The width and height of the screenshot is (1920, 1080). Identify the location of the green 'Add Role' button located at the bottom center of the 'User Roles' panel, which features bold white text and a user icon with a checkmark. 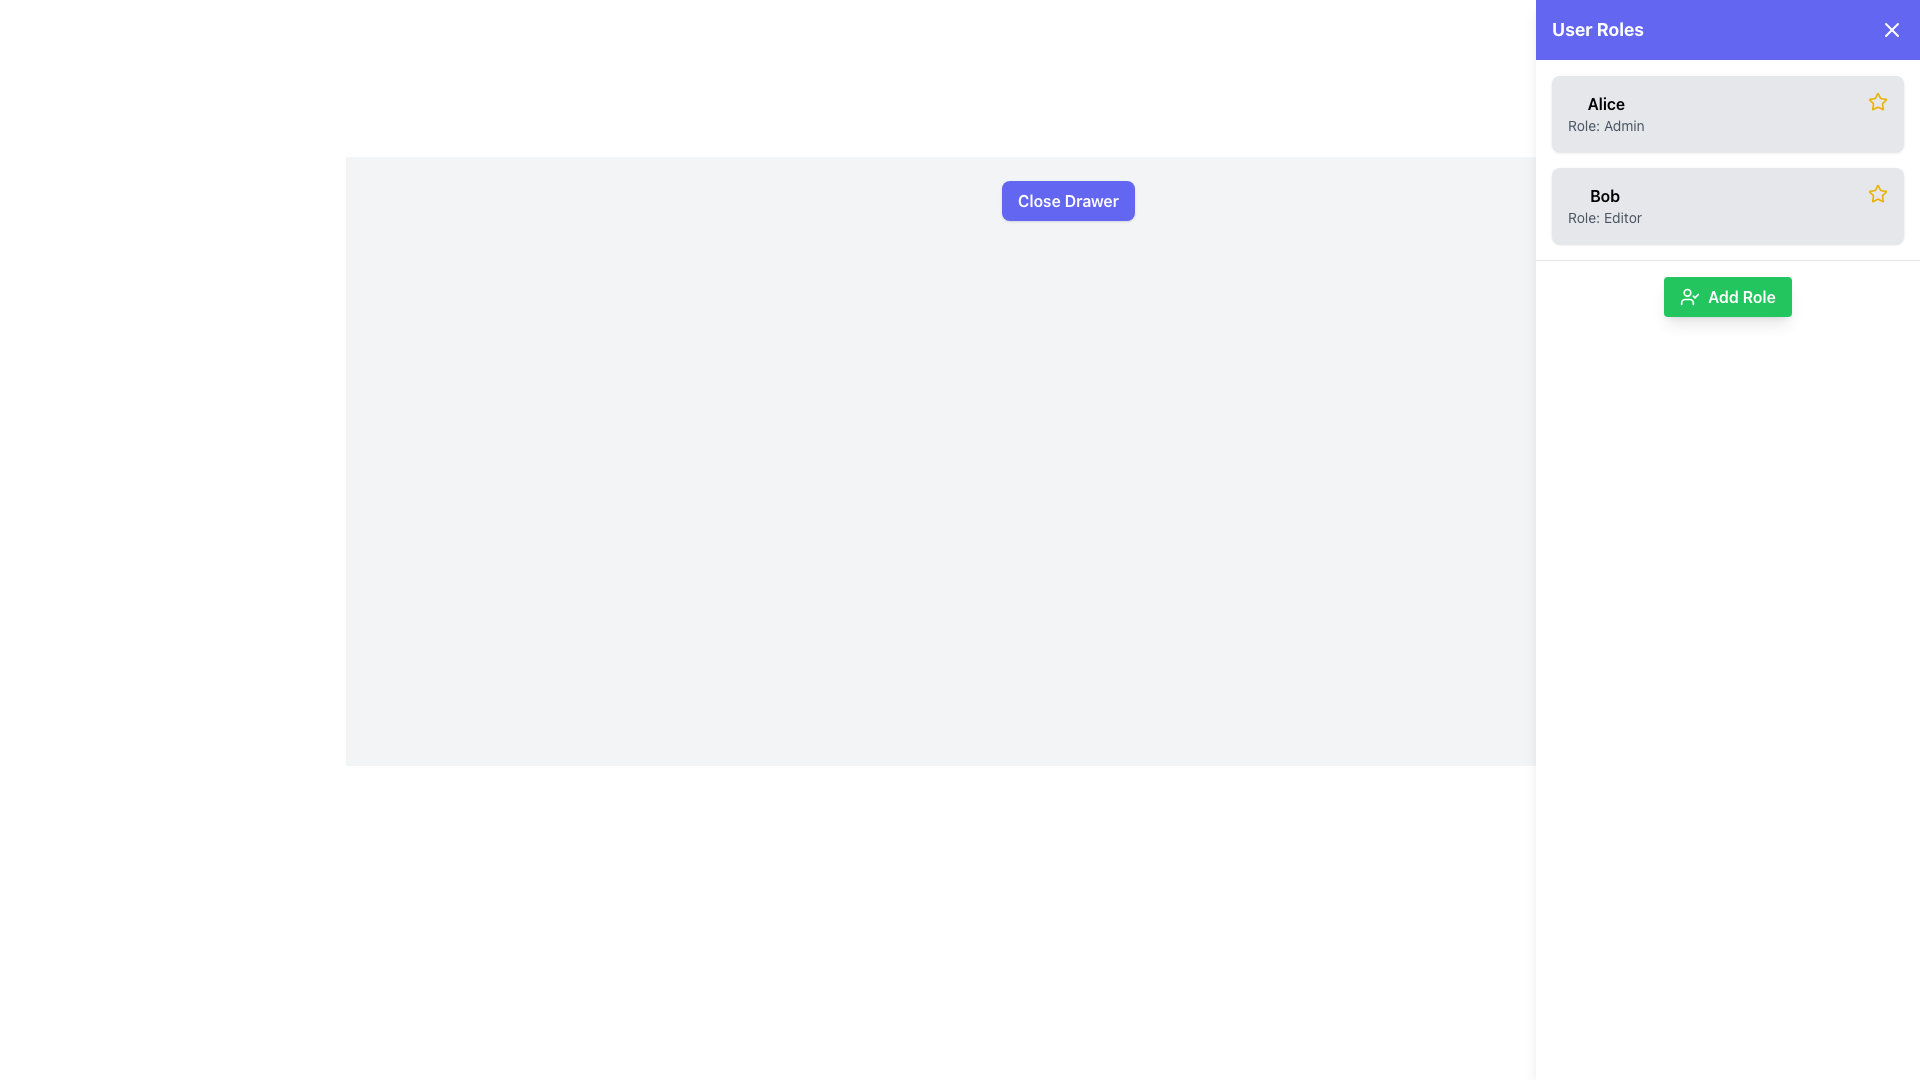
(1727, 297).